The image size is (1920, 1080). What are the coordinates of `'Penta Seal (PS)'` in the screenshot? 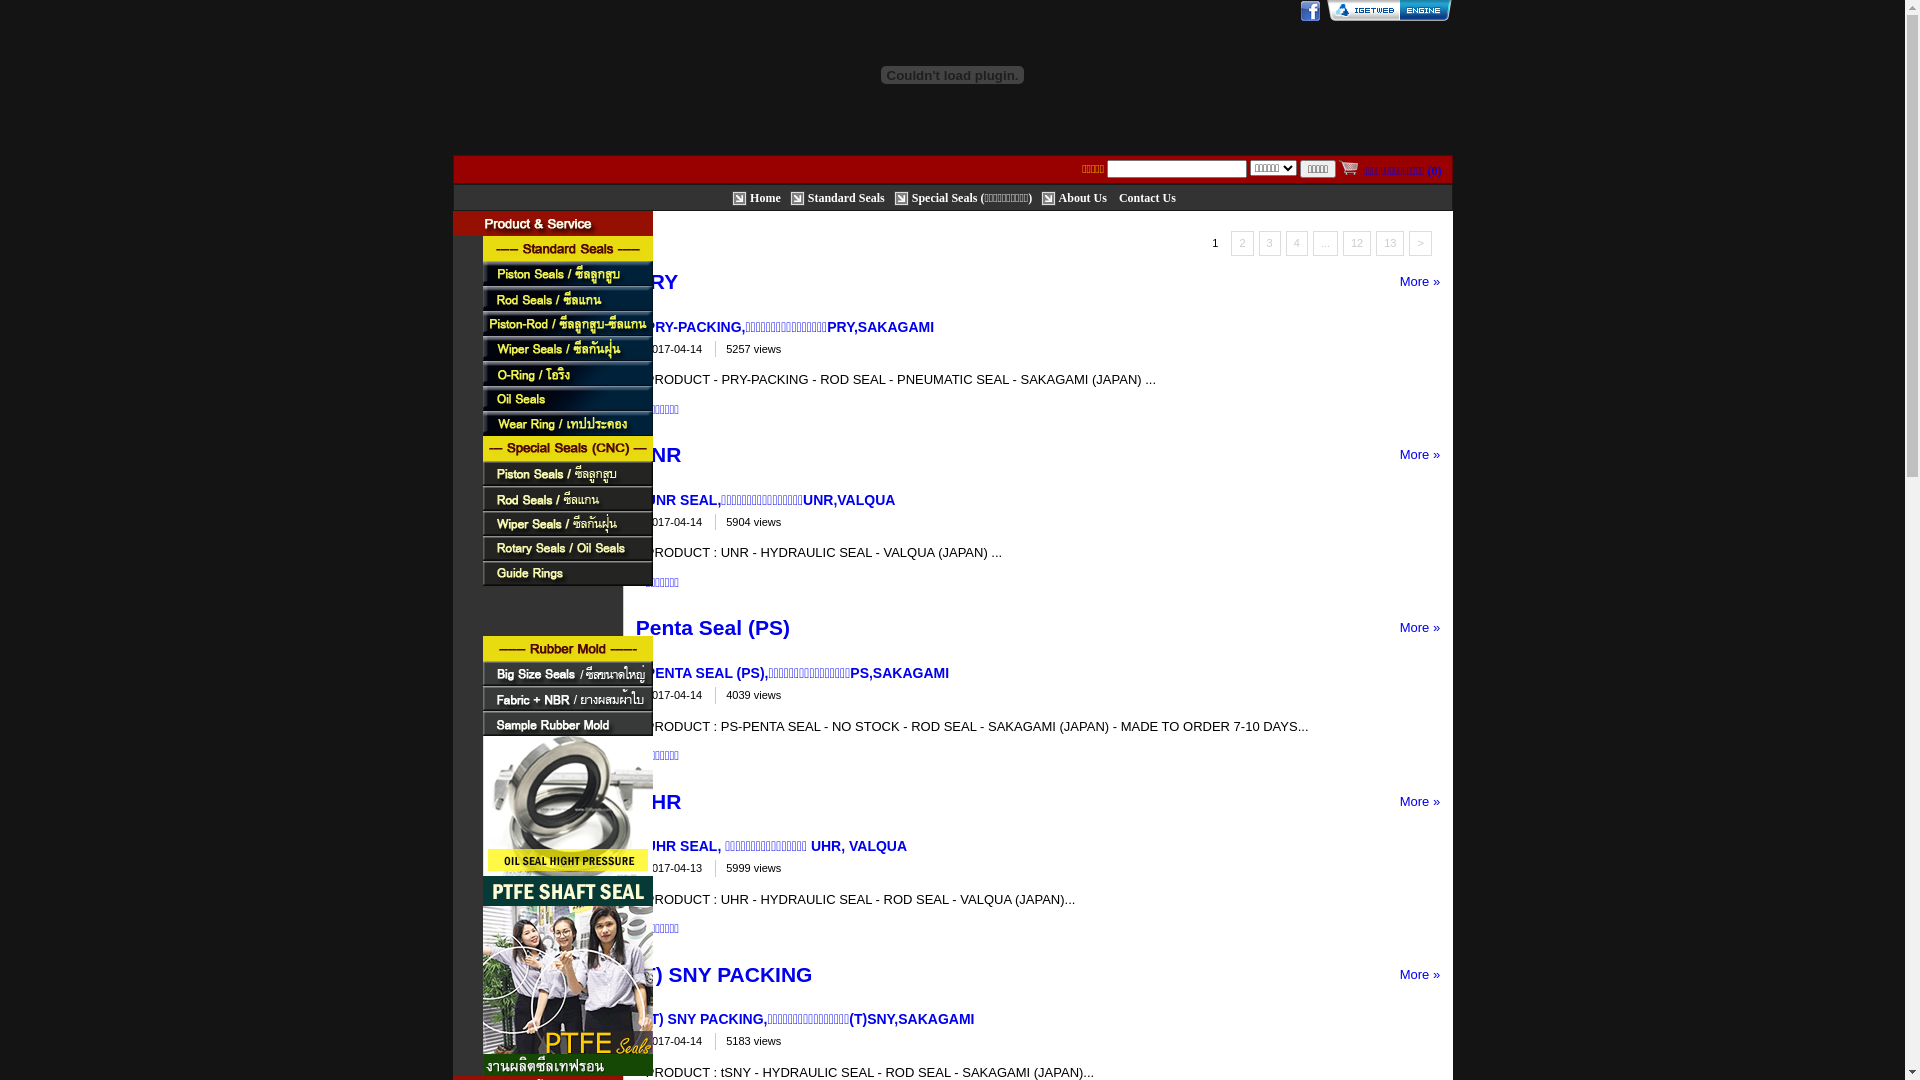 It's located at (713, 626).